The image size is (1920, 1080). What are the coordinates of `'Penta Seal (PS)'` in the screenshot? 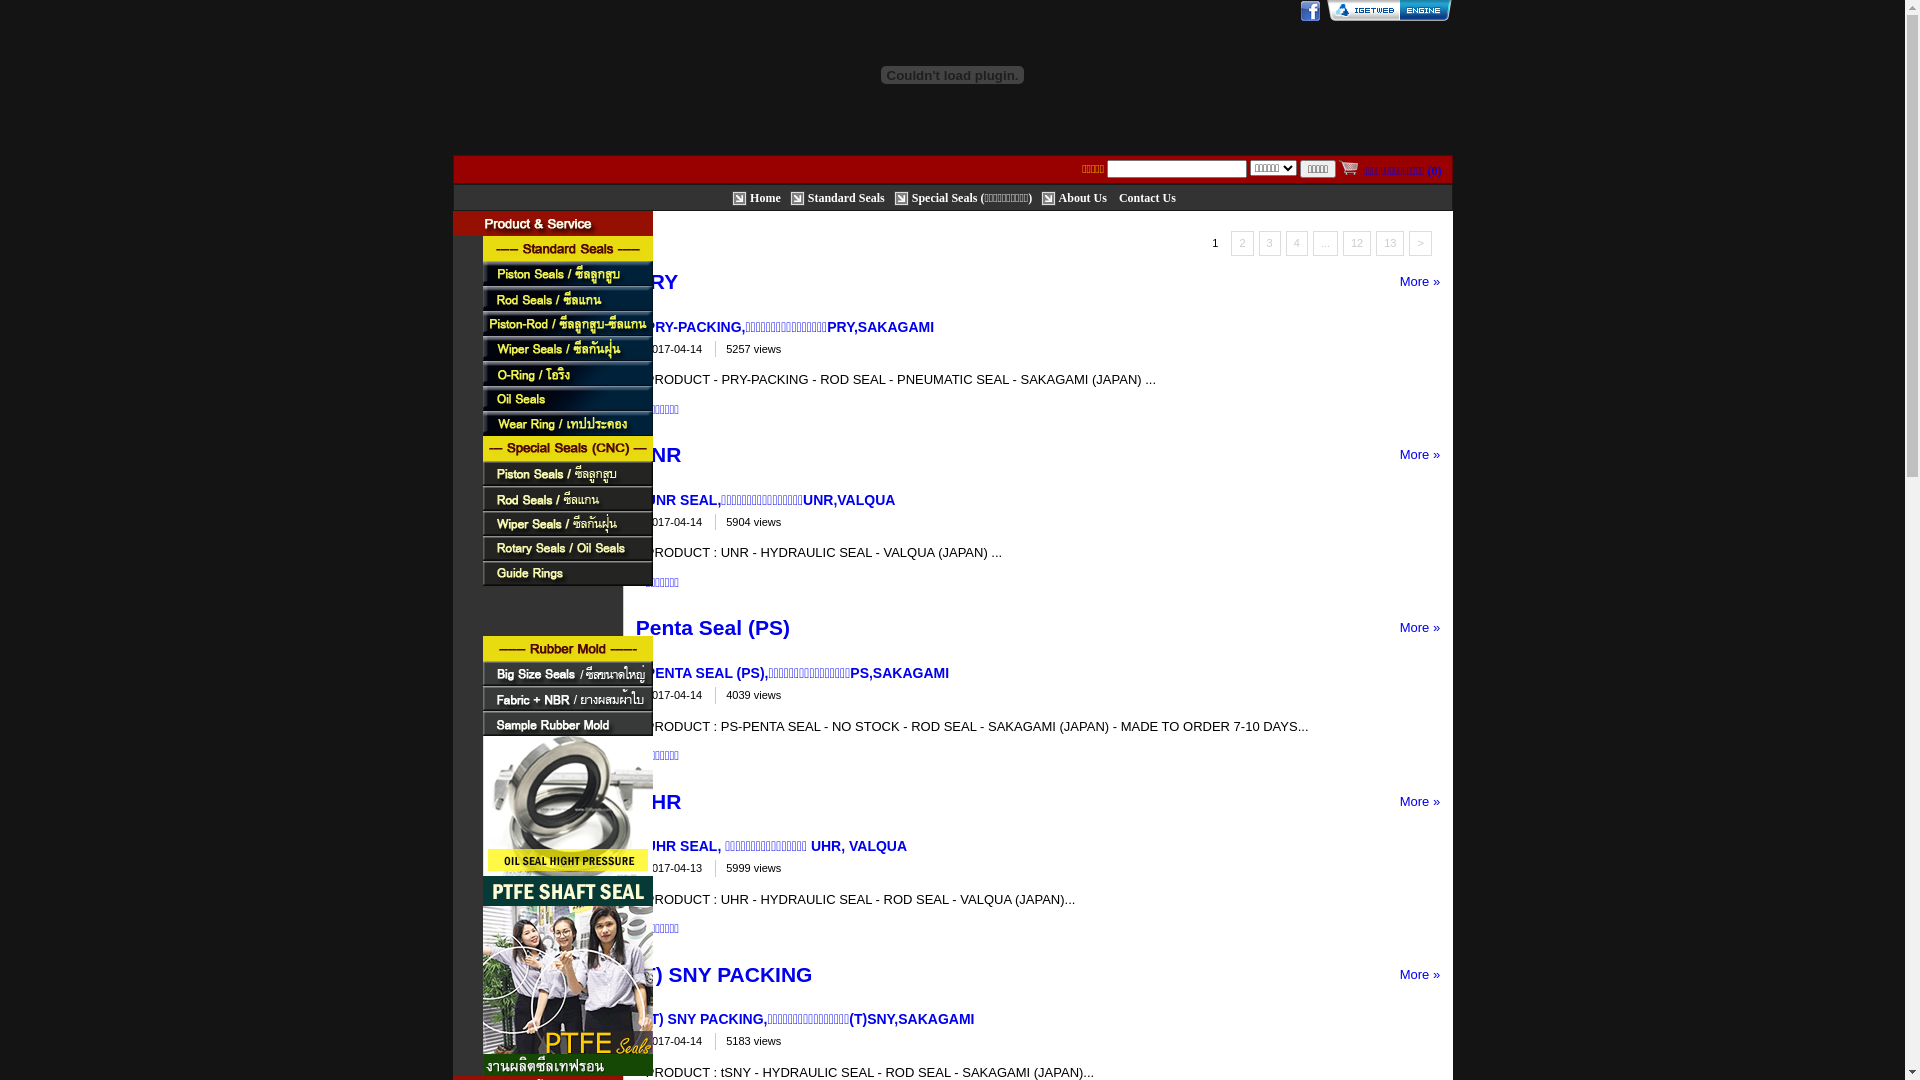 It's located at (713, 626).